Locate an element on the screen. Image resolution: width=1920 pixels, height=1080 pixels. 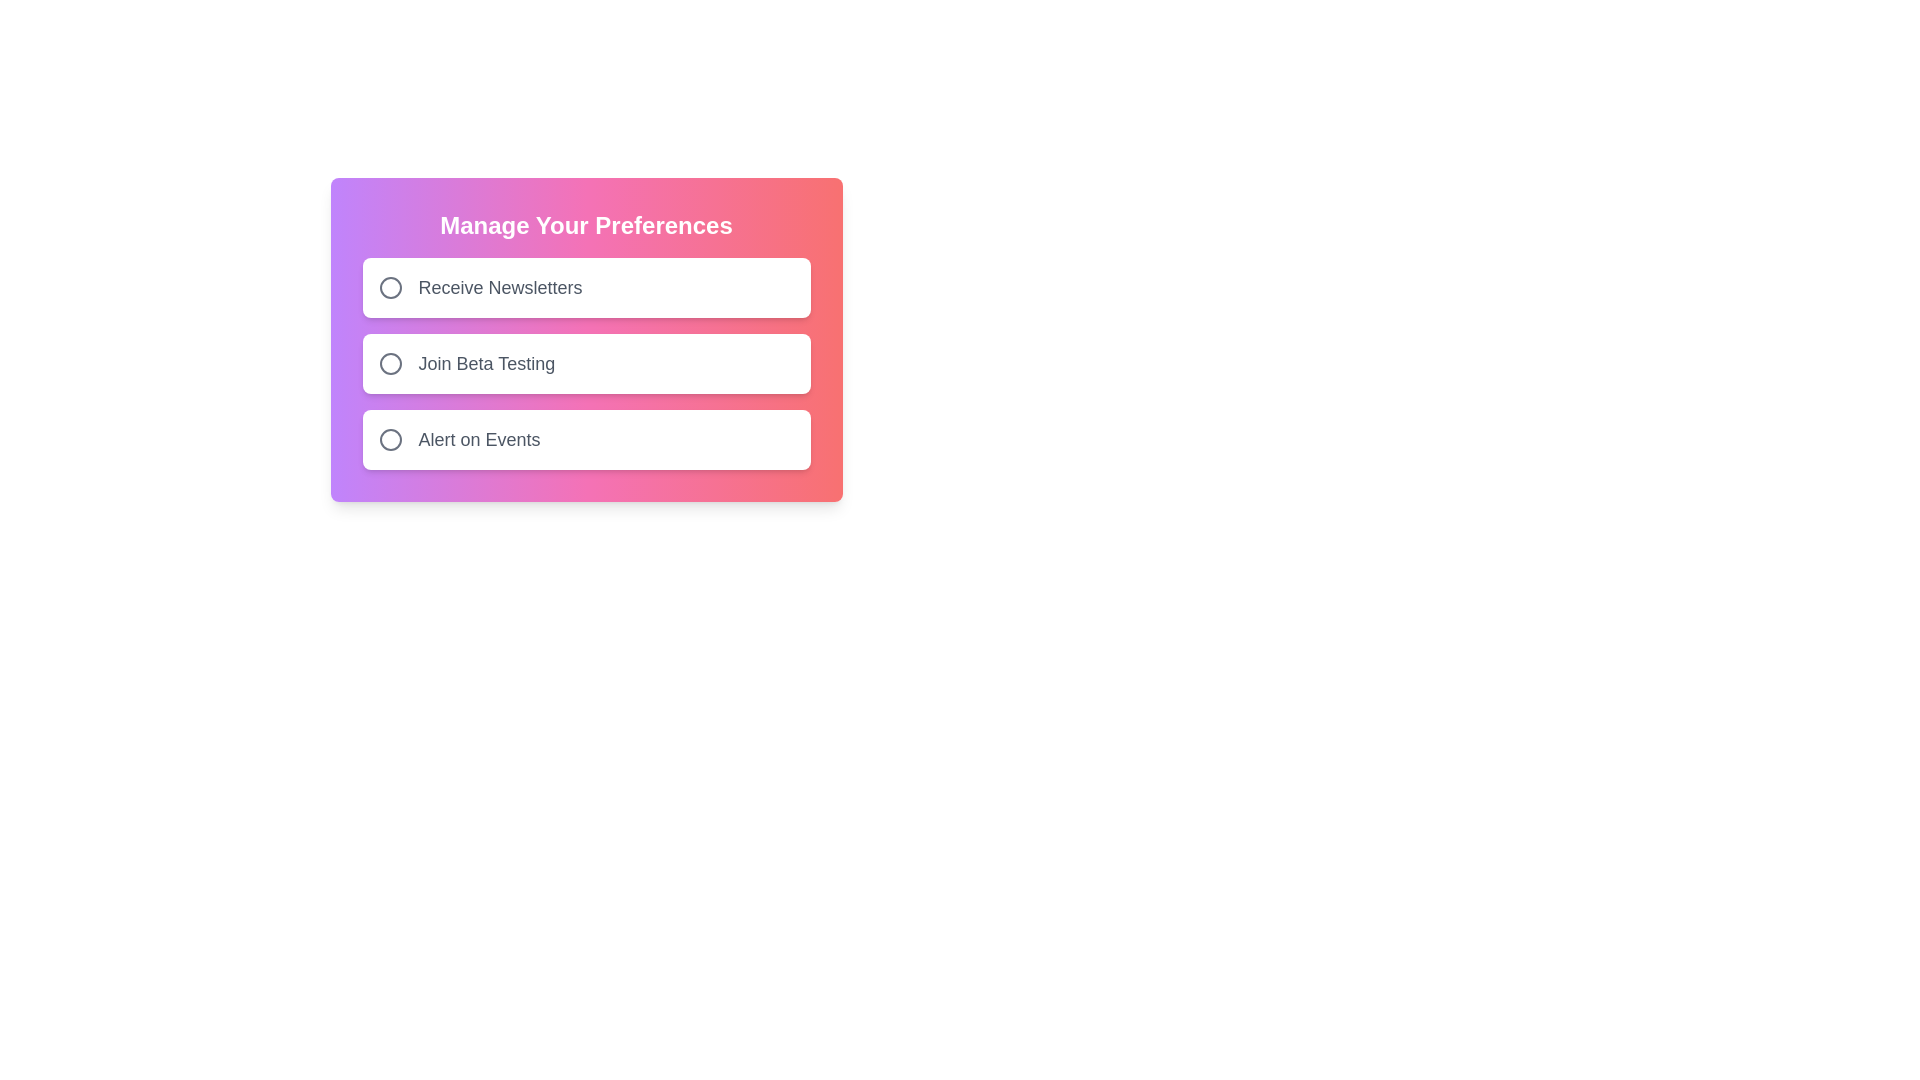
the selectable item in the list located at the bottom-most position, underneath the 'Join Beta Testing' element is located at coordinates (585, 438).